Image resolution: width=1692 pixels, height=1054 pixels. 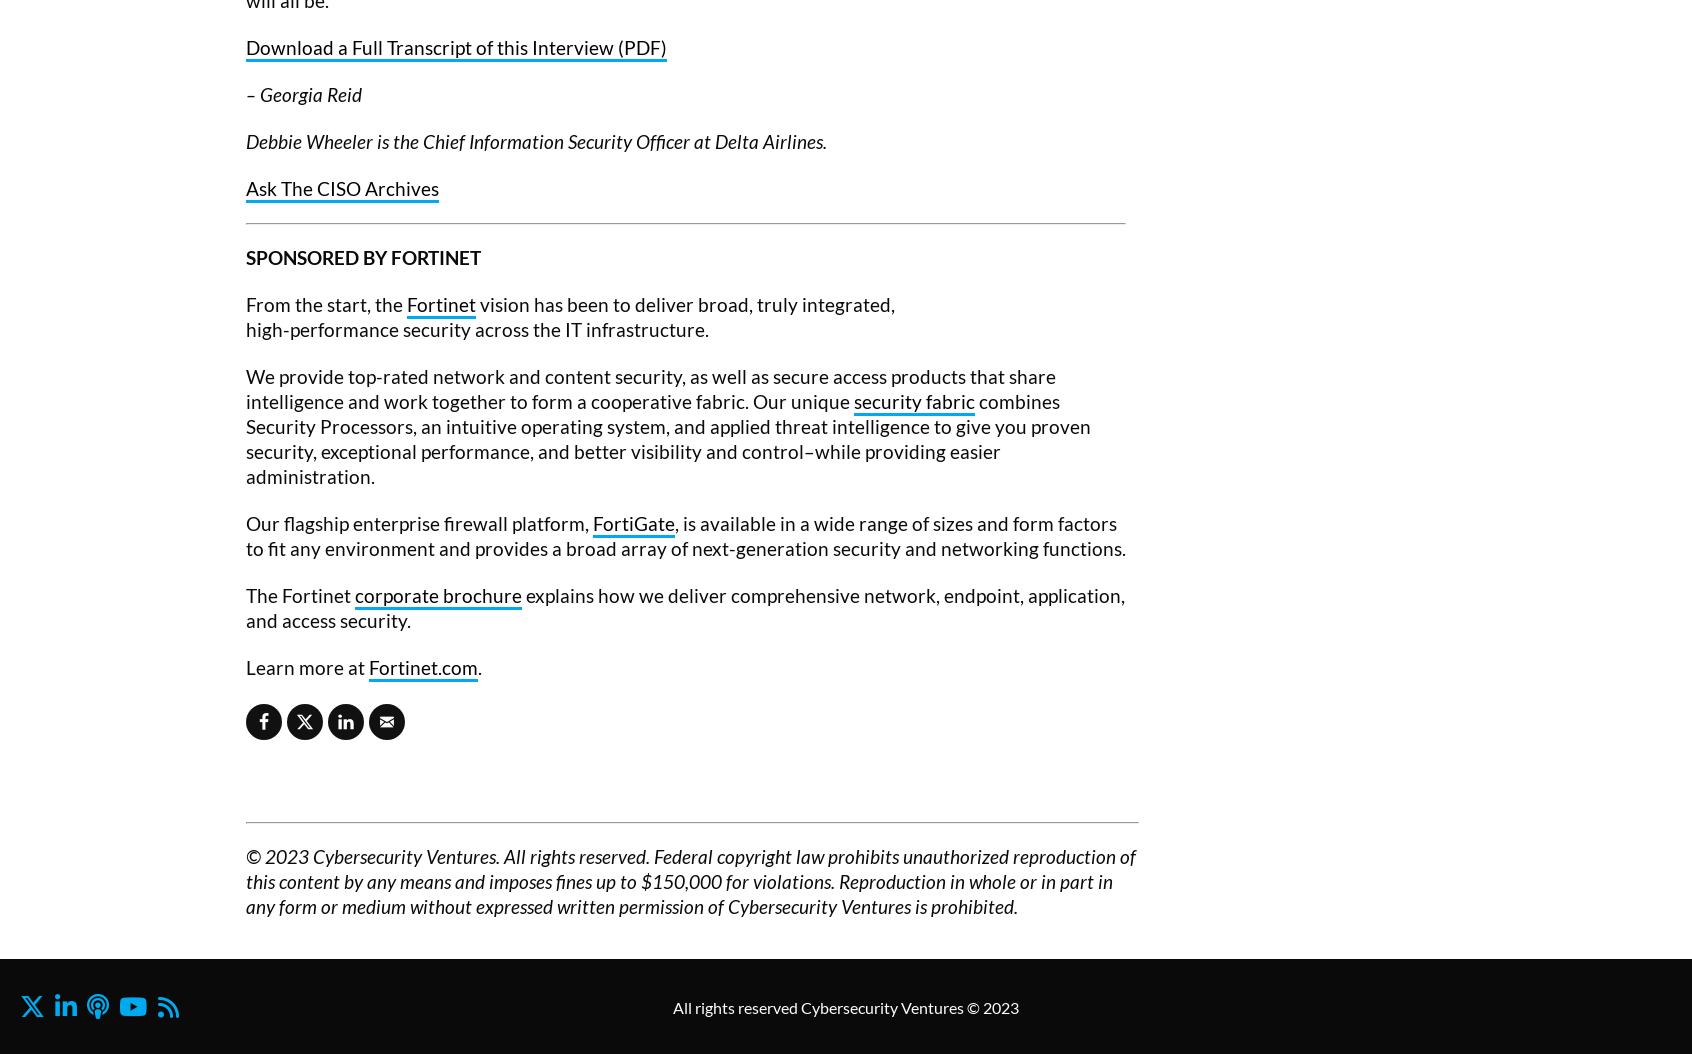 What do you see at coordinates (260, 92) in the screenshot?
I see `'Georgia Reid'` at bounding box center [260, 92].